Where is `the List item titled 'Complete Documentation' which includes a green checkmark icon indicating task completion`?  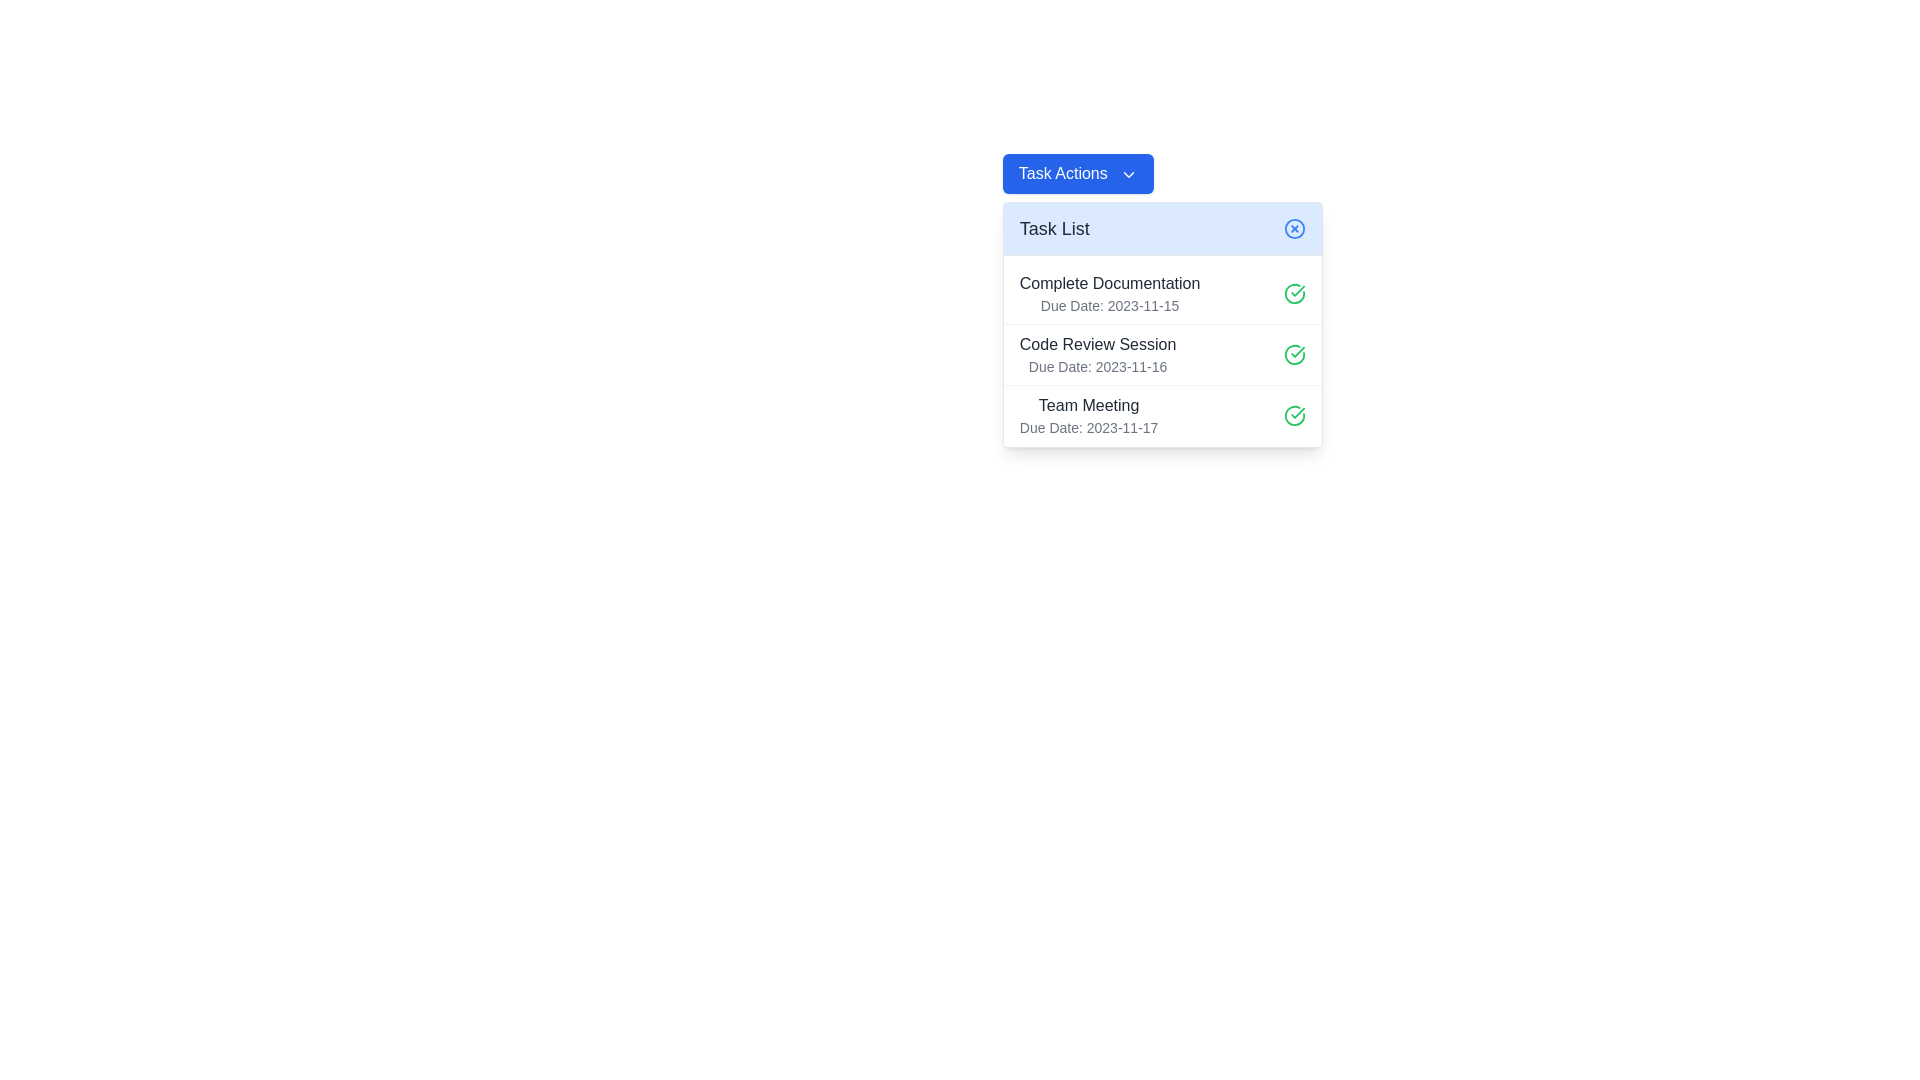 the List item titled 'Complete Documentation' which includes a green checkmark icon indicating task completion is located at coordinates (1162, 293).